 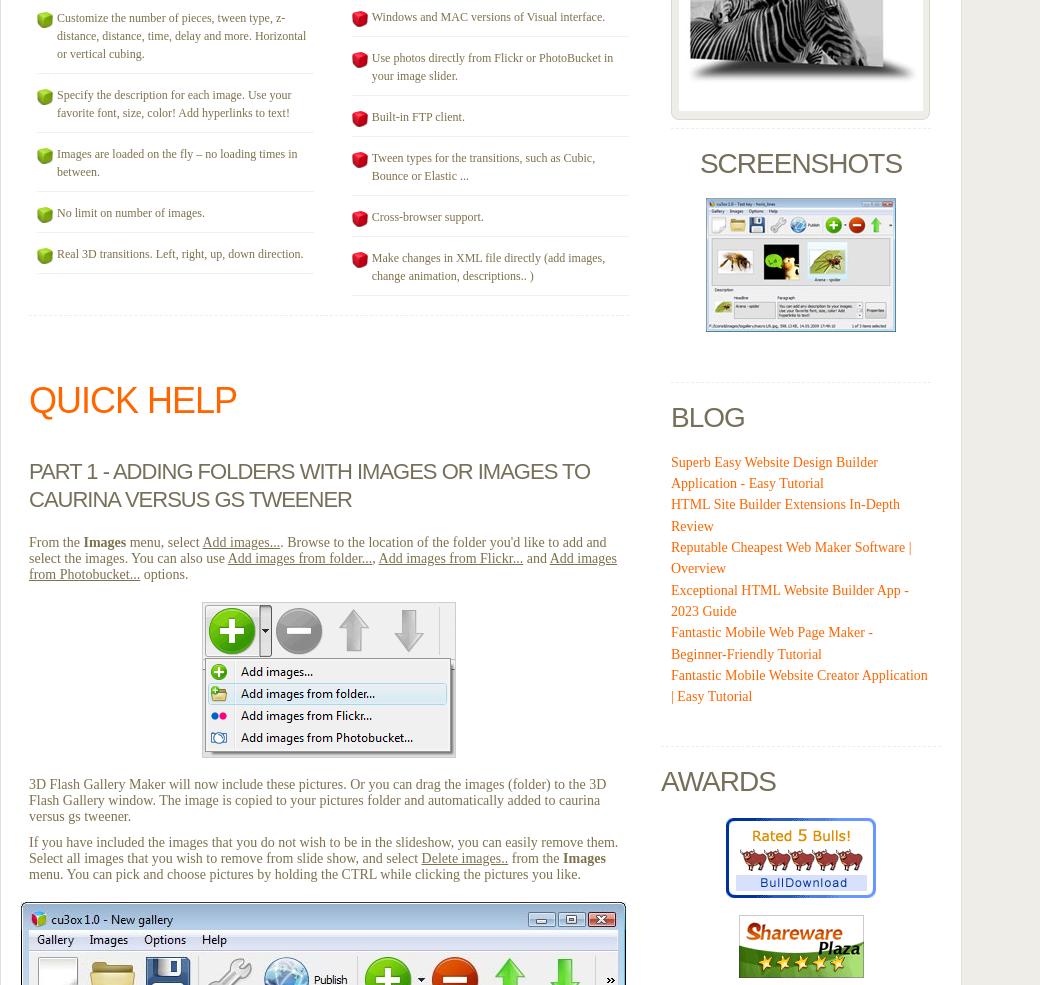 I want to click on 'Awards', so click(x=718, y=780).